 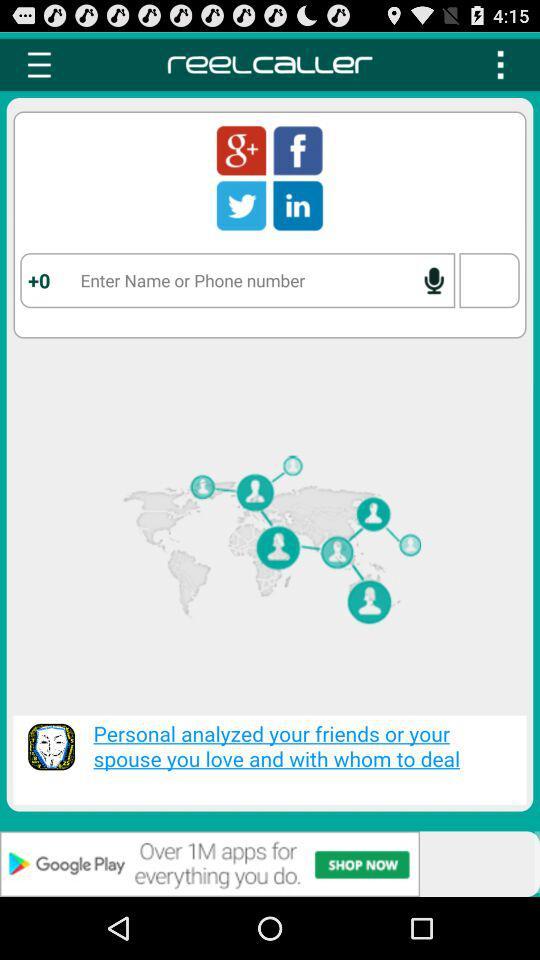 I want to click on the mike option, so click(x=432, y=279).